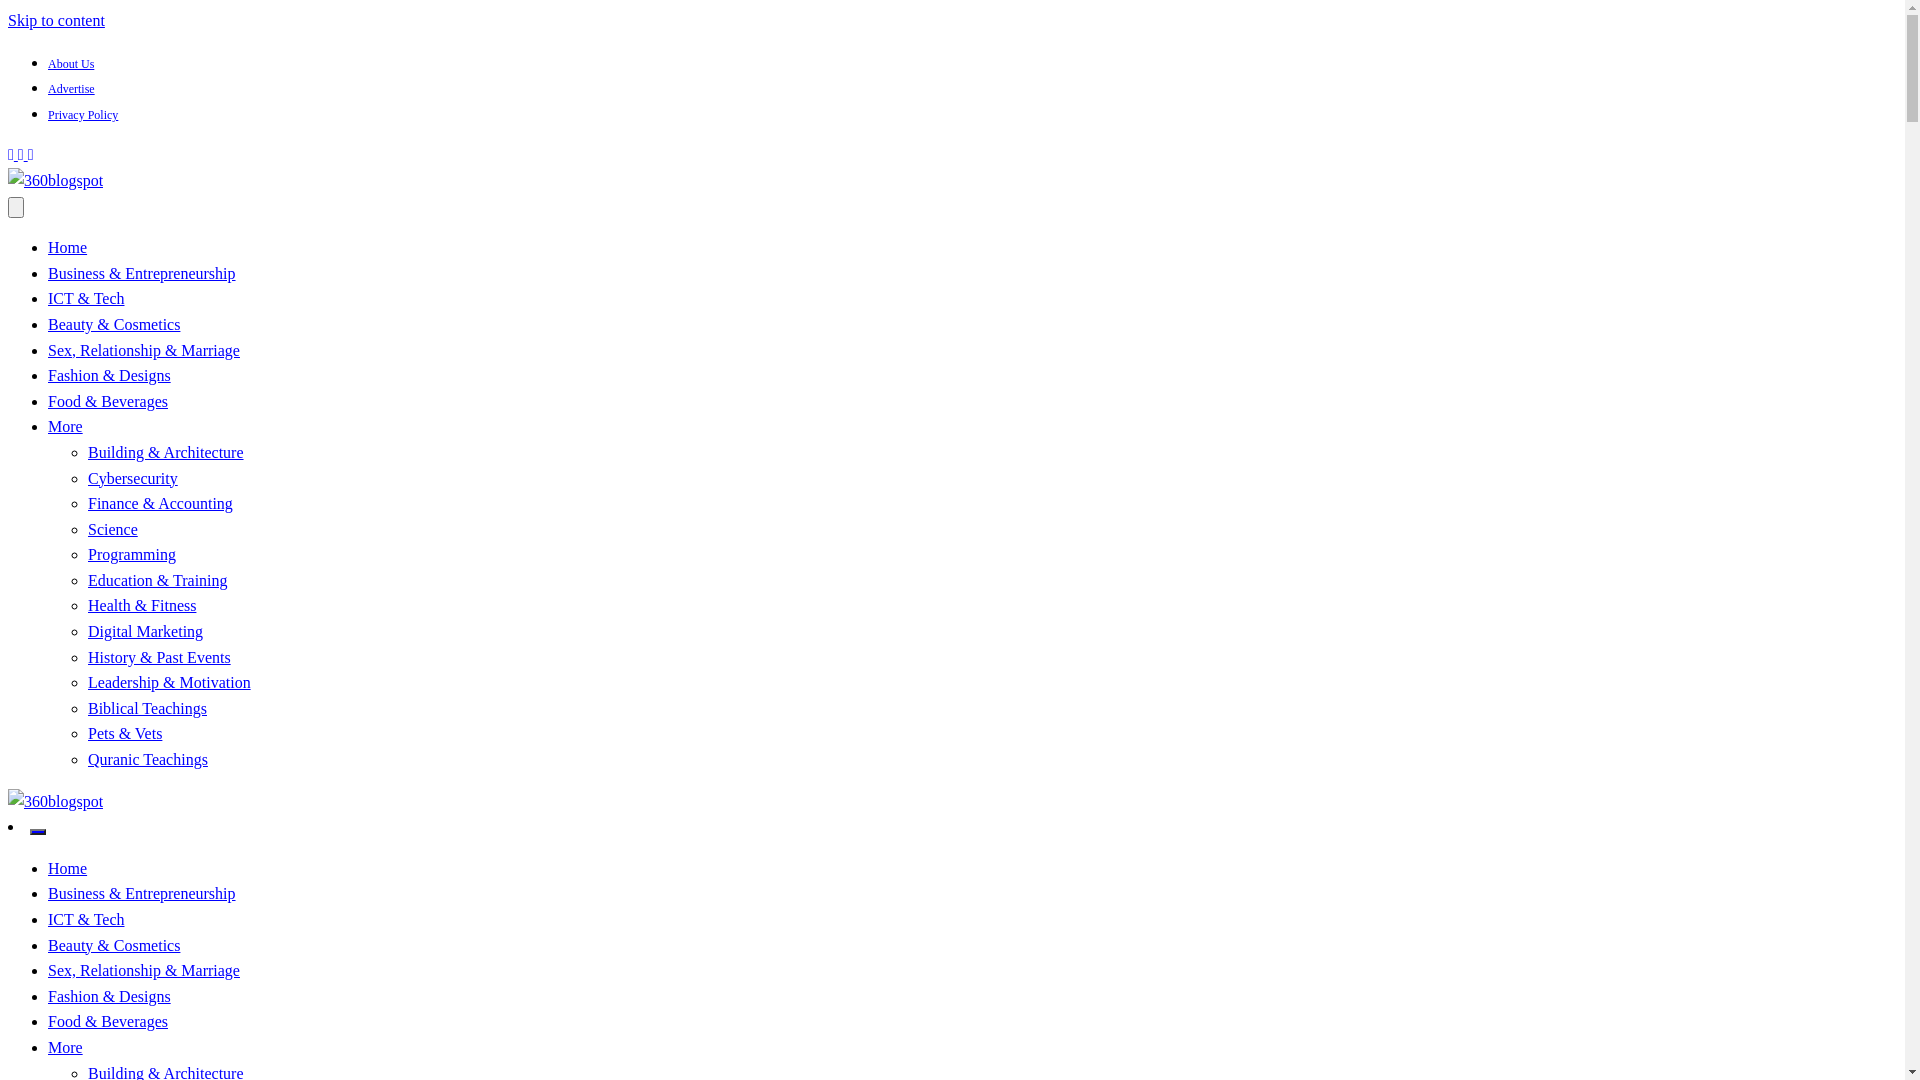  I want to click on 'Sex, Relationship & Marriage', so click(143, 349).